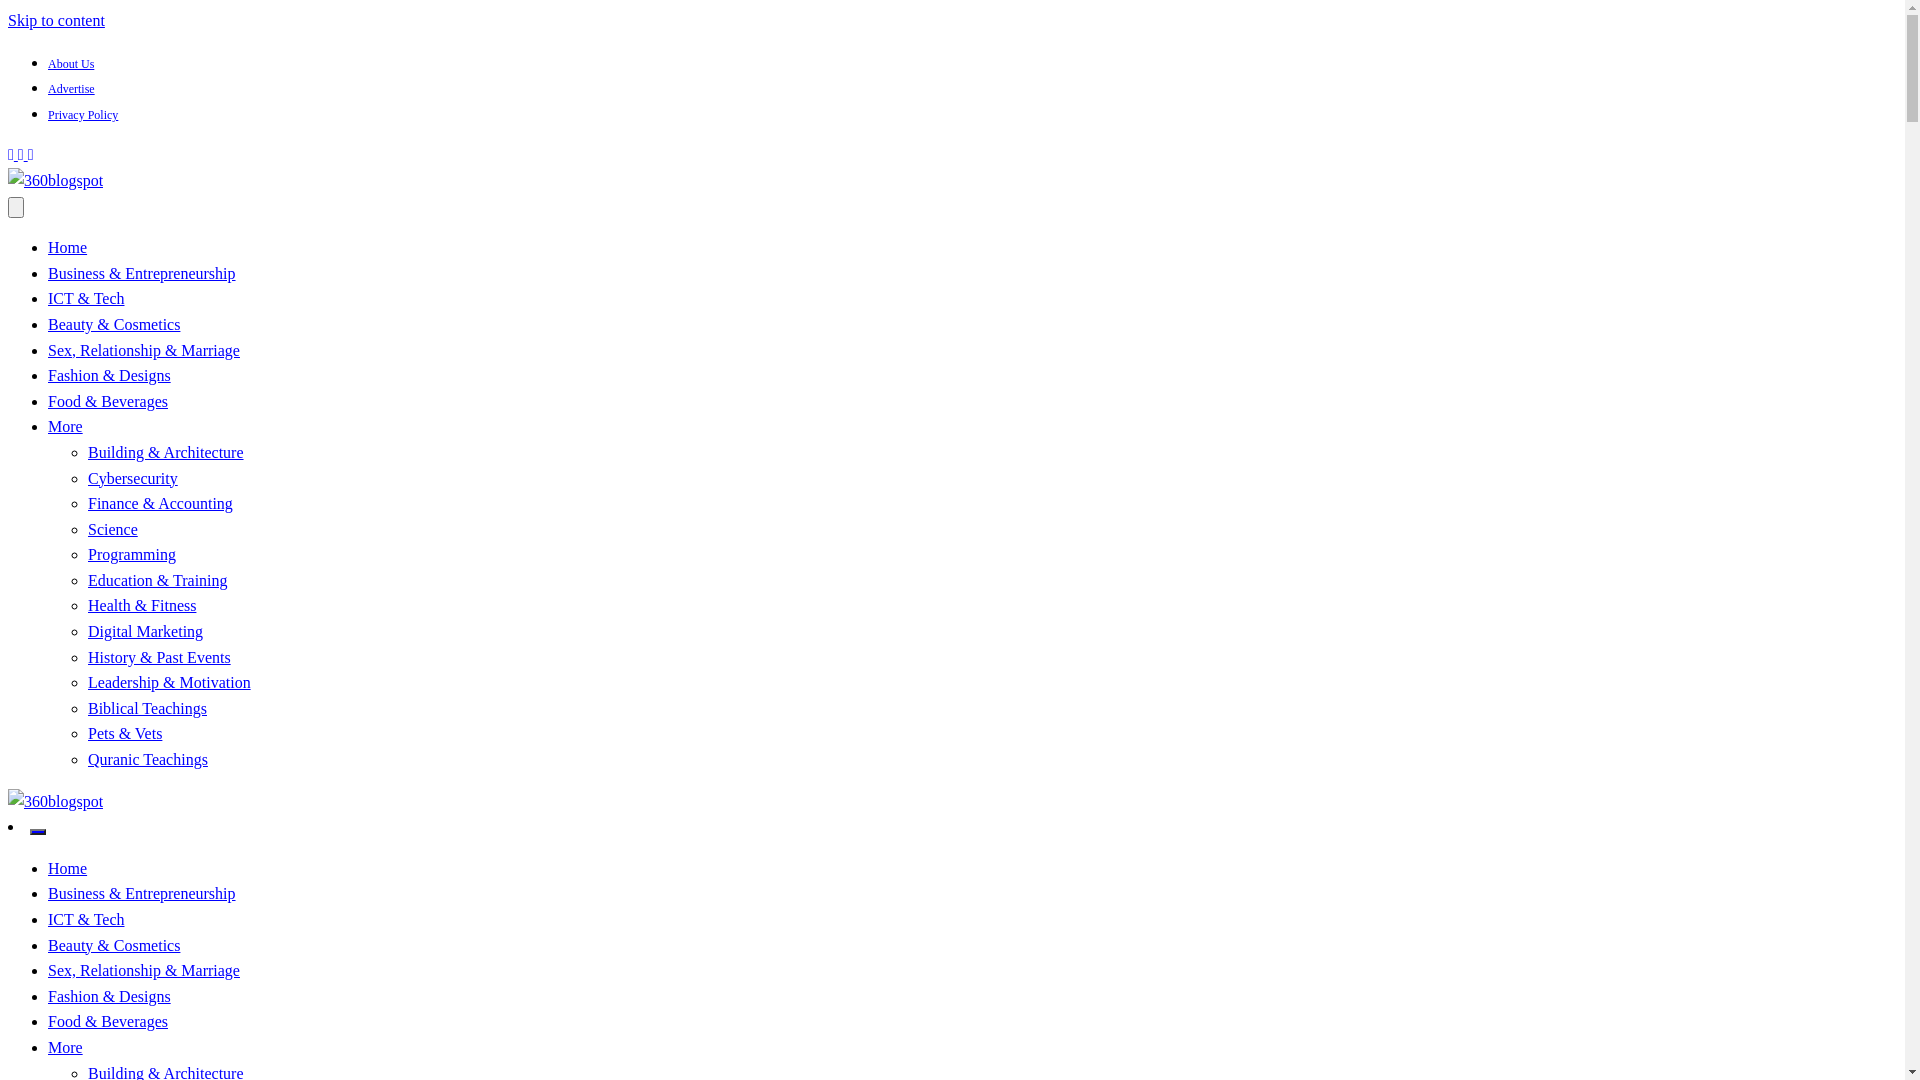  I want to click on 'Sex, Relationship & Marriage', so click(143, 349).